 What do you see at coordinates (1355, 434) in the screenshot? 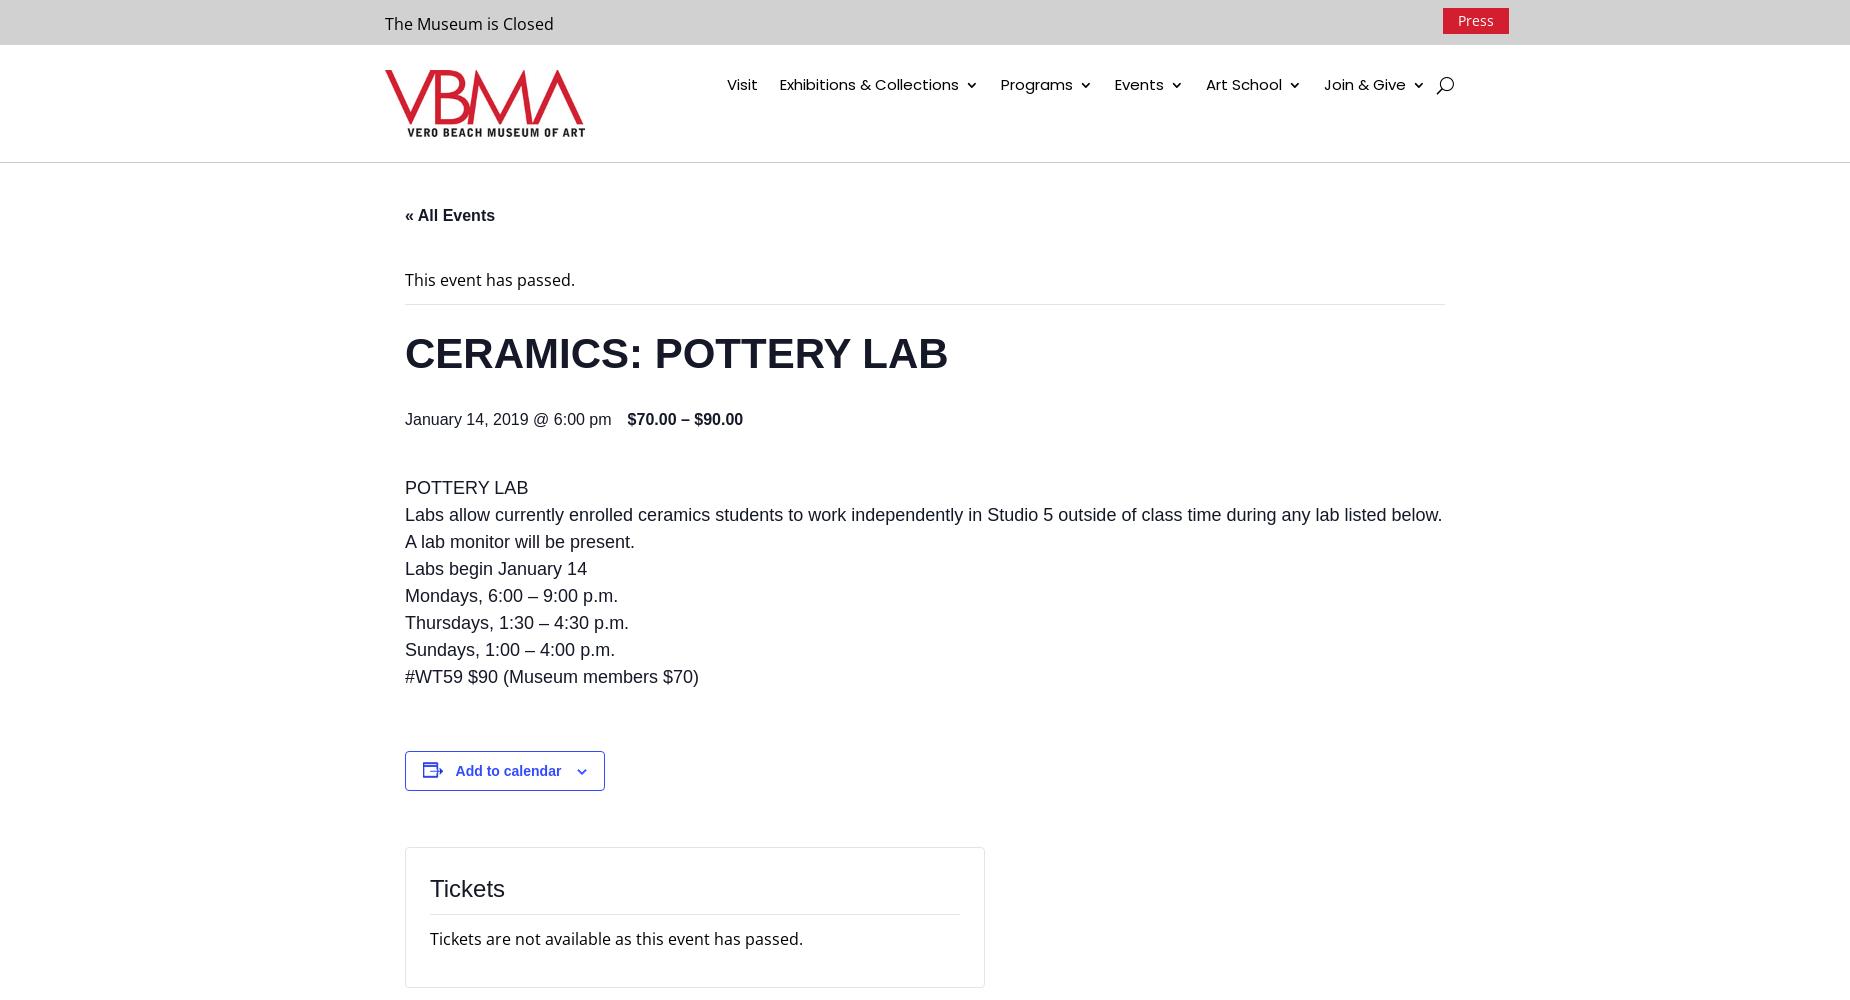
I see `'Advertise with VBMA'` at bounding box center [1355, 434].